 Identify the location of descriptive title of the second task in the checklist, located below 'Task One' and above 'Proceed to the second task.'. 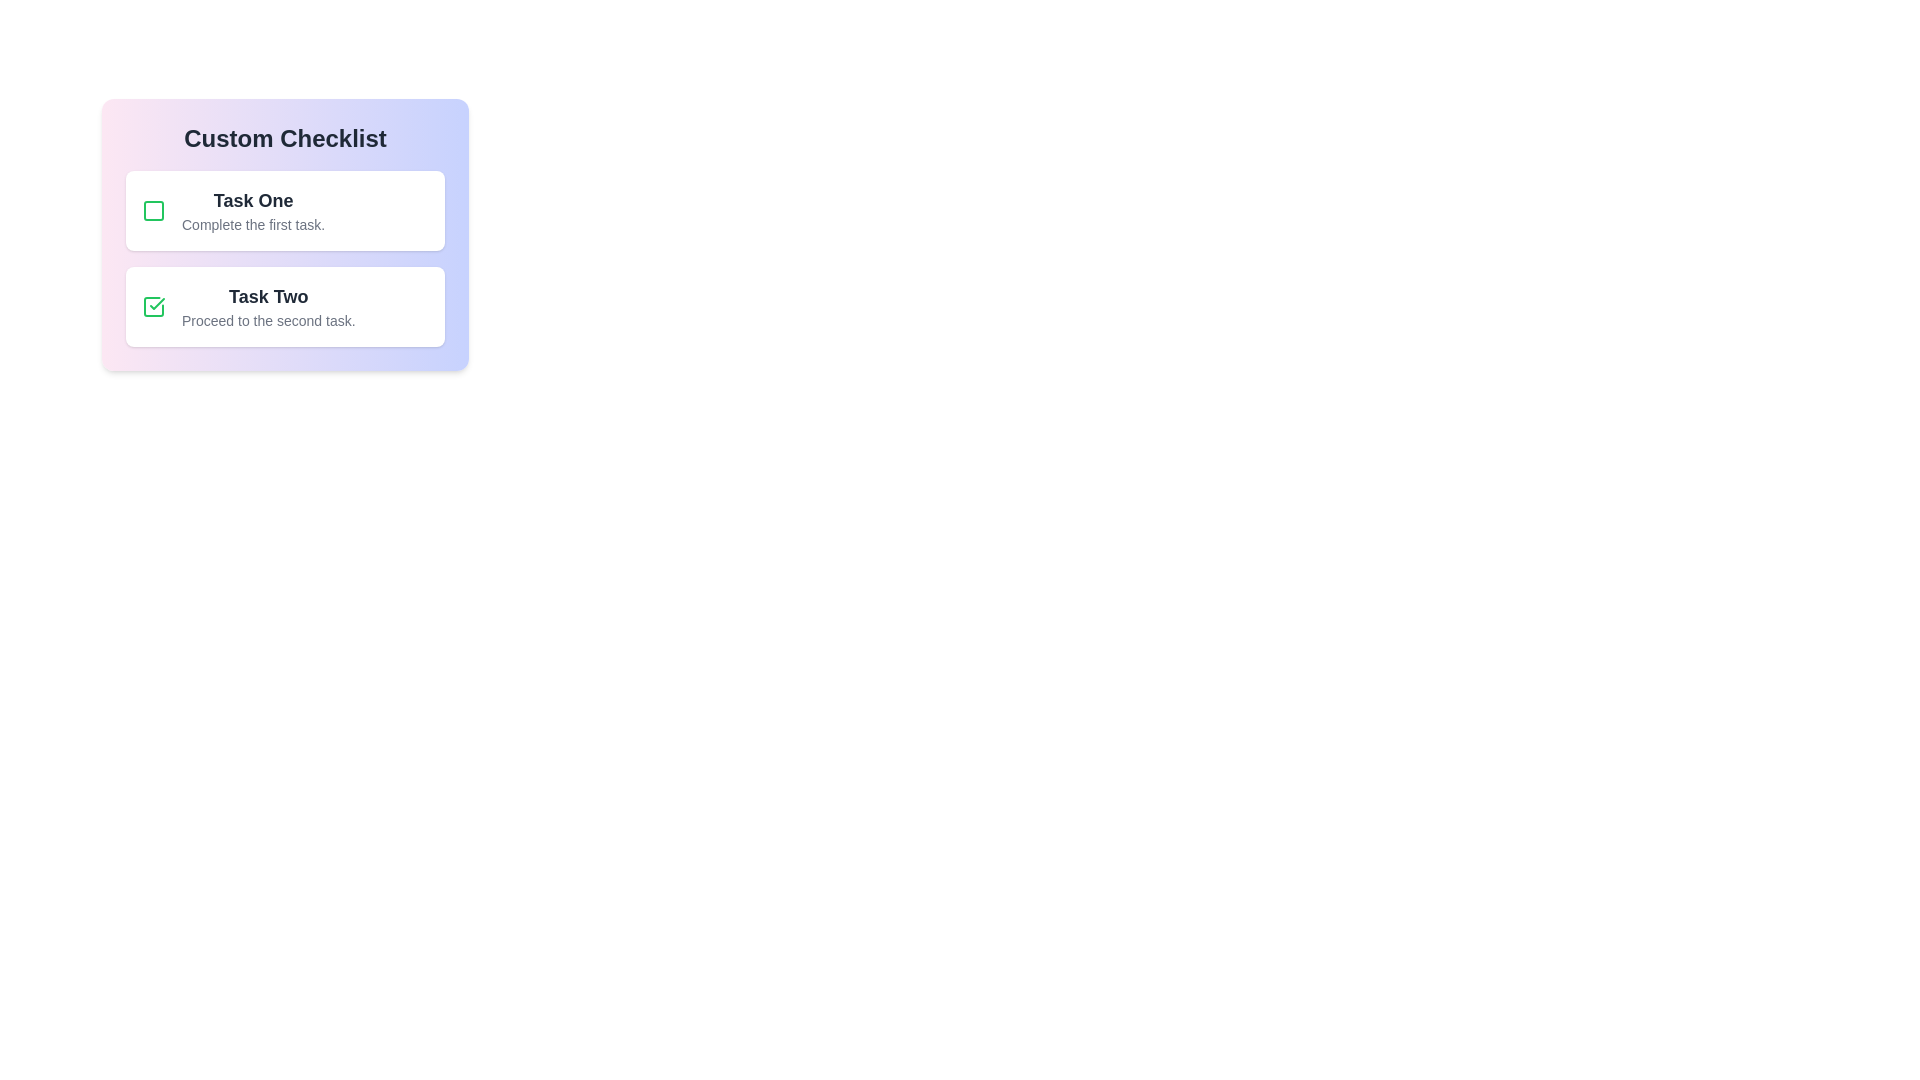
(267, 297).